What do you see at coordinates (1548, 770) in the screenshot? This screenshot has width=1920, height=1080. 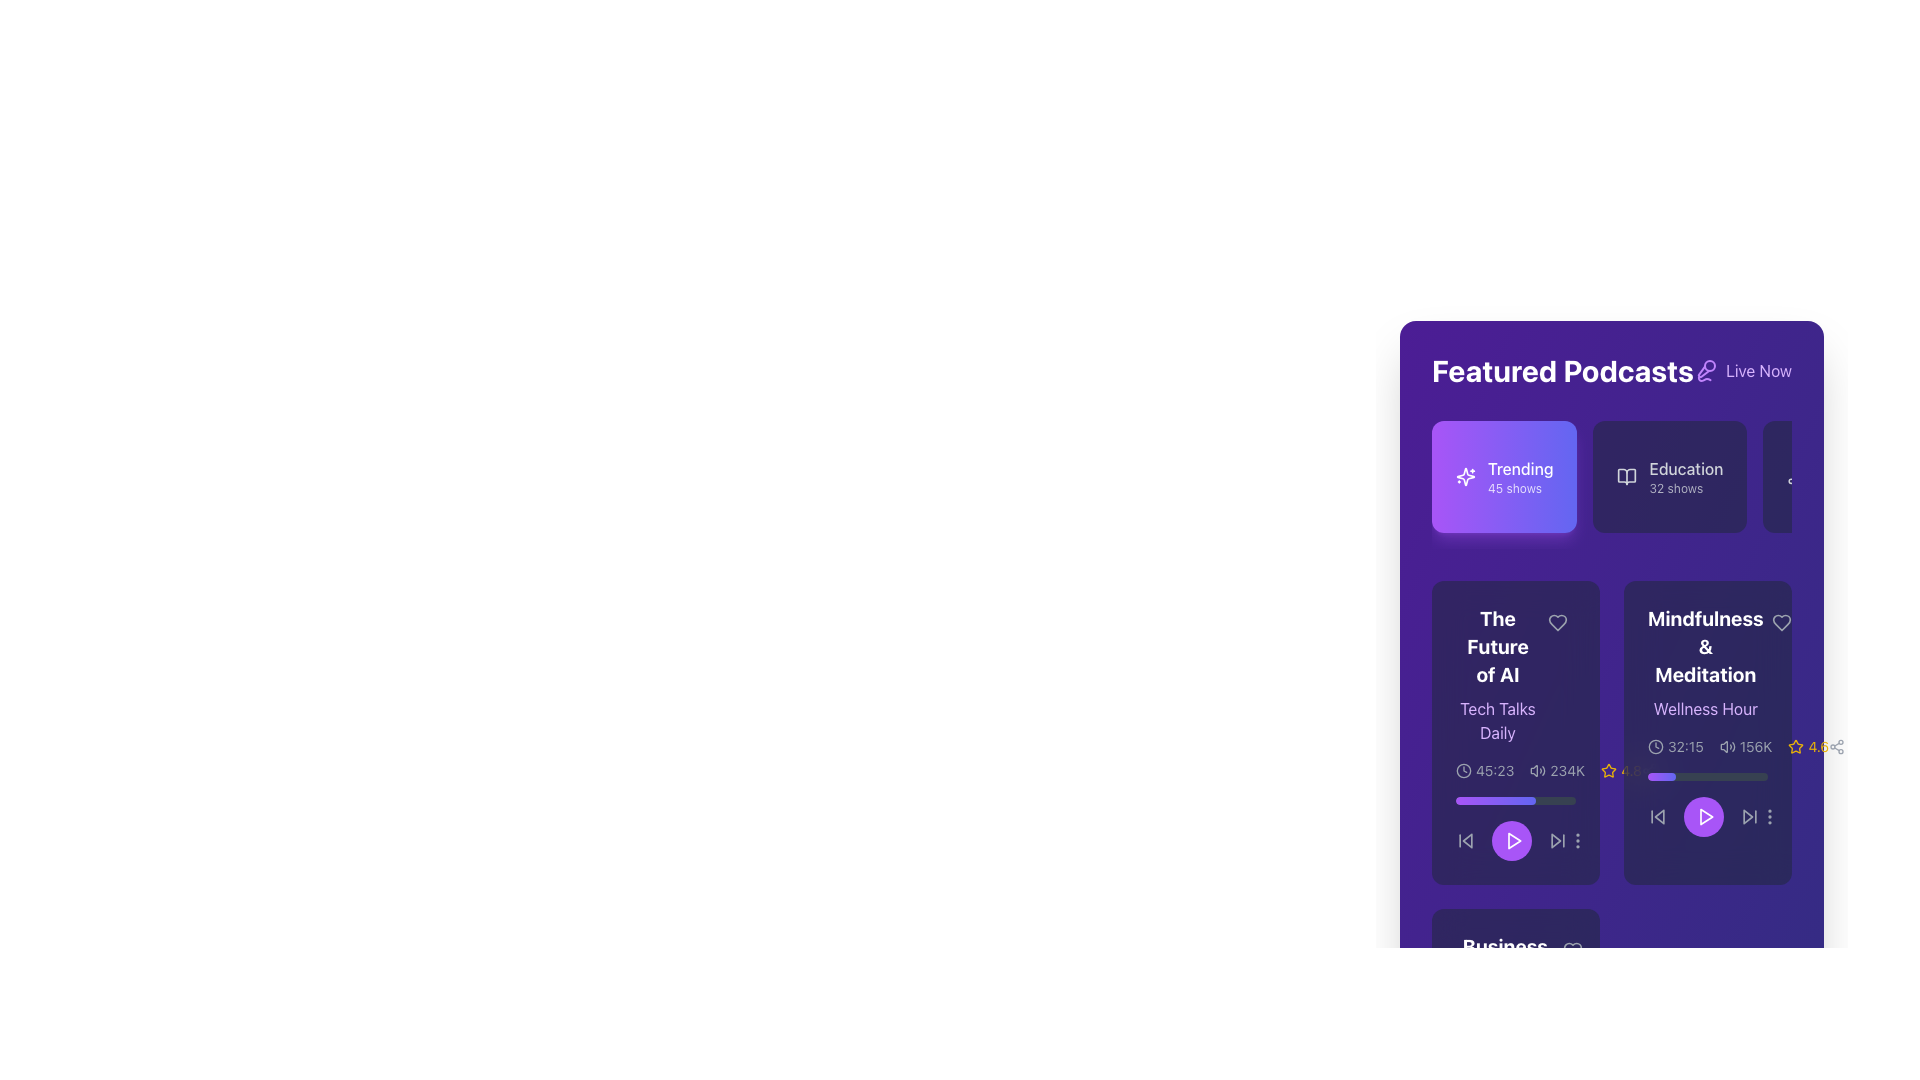 I see `the Information bar containing labels and icons for the podcast 'The Future of AI'` at bounding box center [1548, 770].